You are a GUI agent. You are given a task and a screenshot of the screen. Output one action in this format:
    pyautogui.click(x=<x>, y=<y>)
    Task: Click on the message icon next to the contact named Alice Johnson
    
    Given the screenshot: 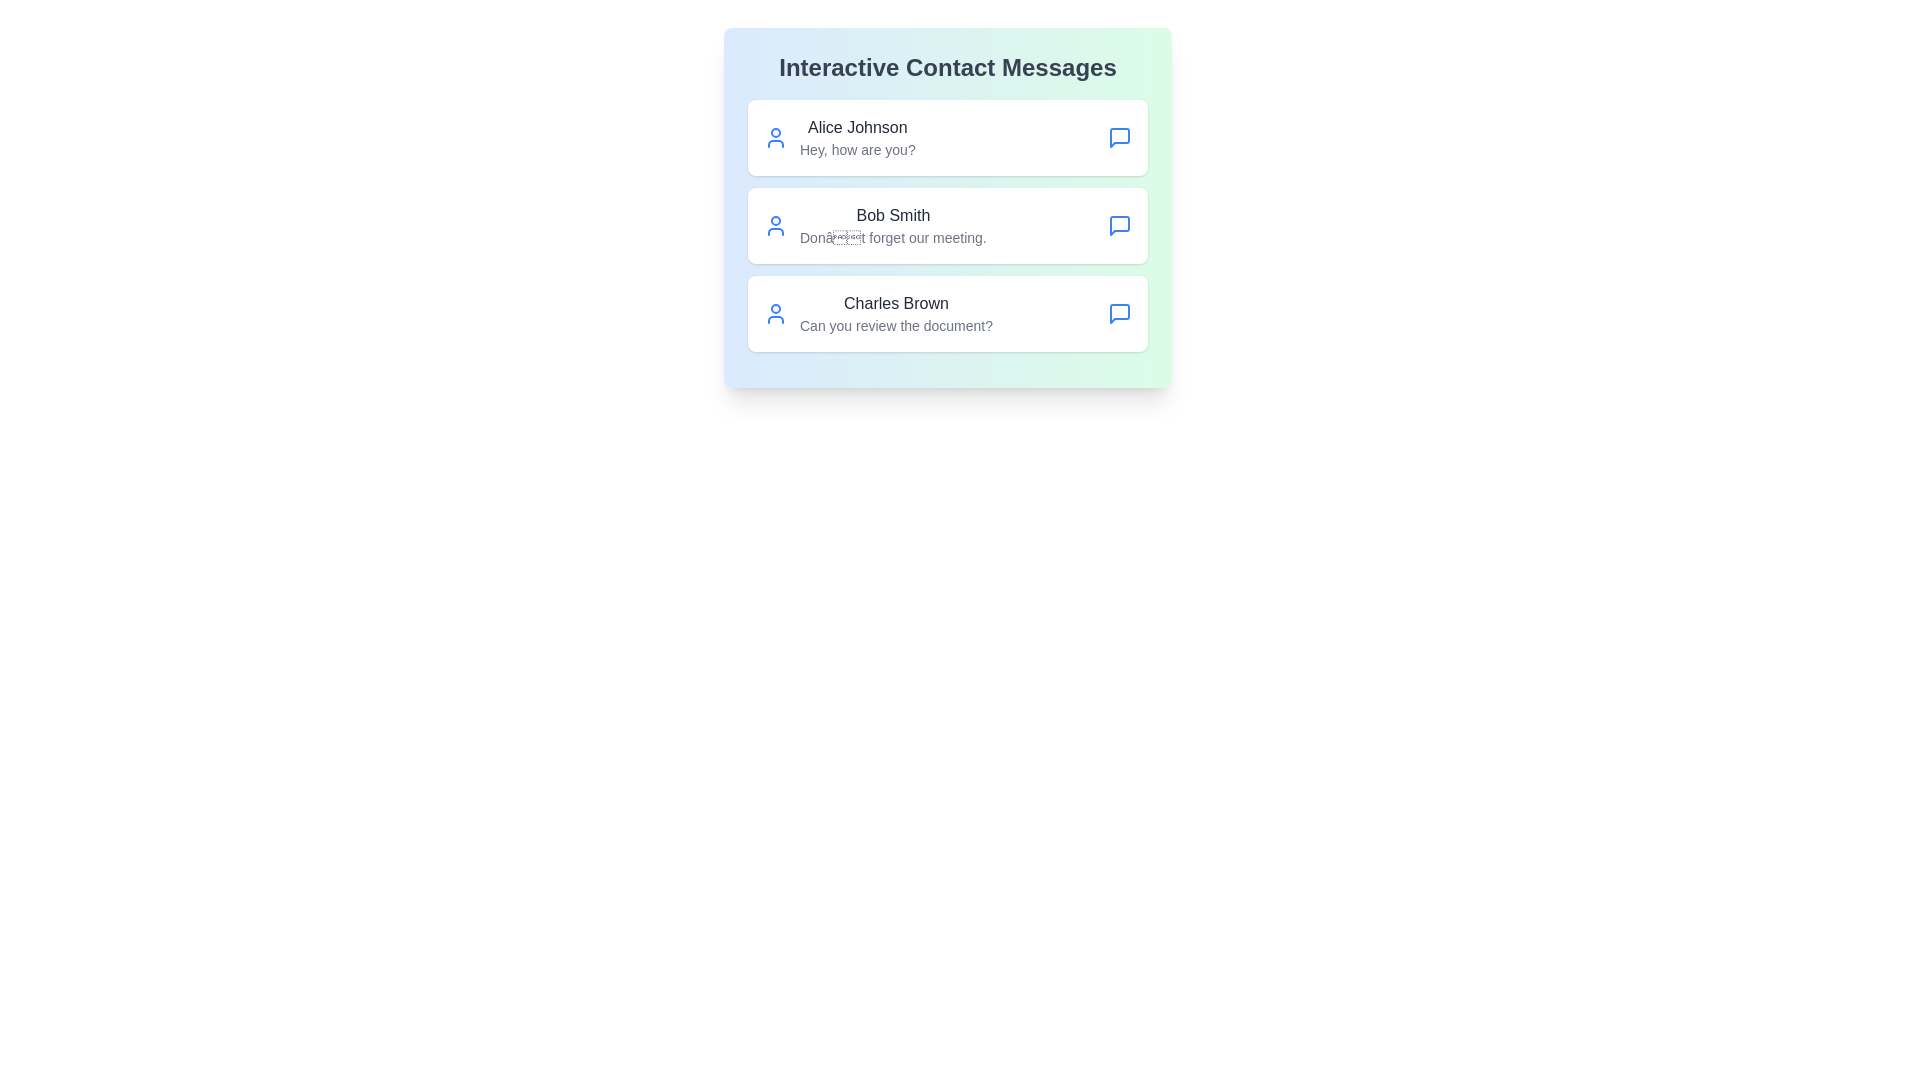 What is the action you would take?
    pyautogui.click(x=1118, y=137)
    